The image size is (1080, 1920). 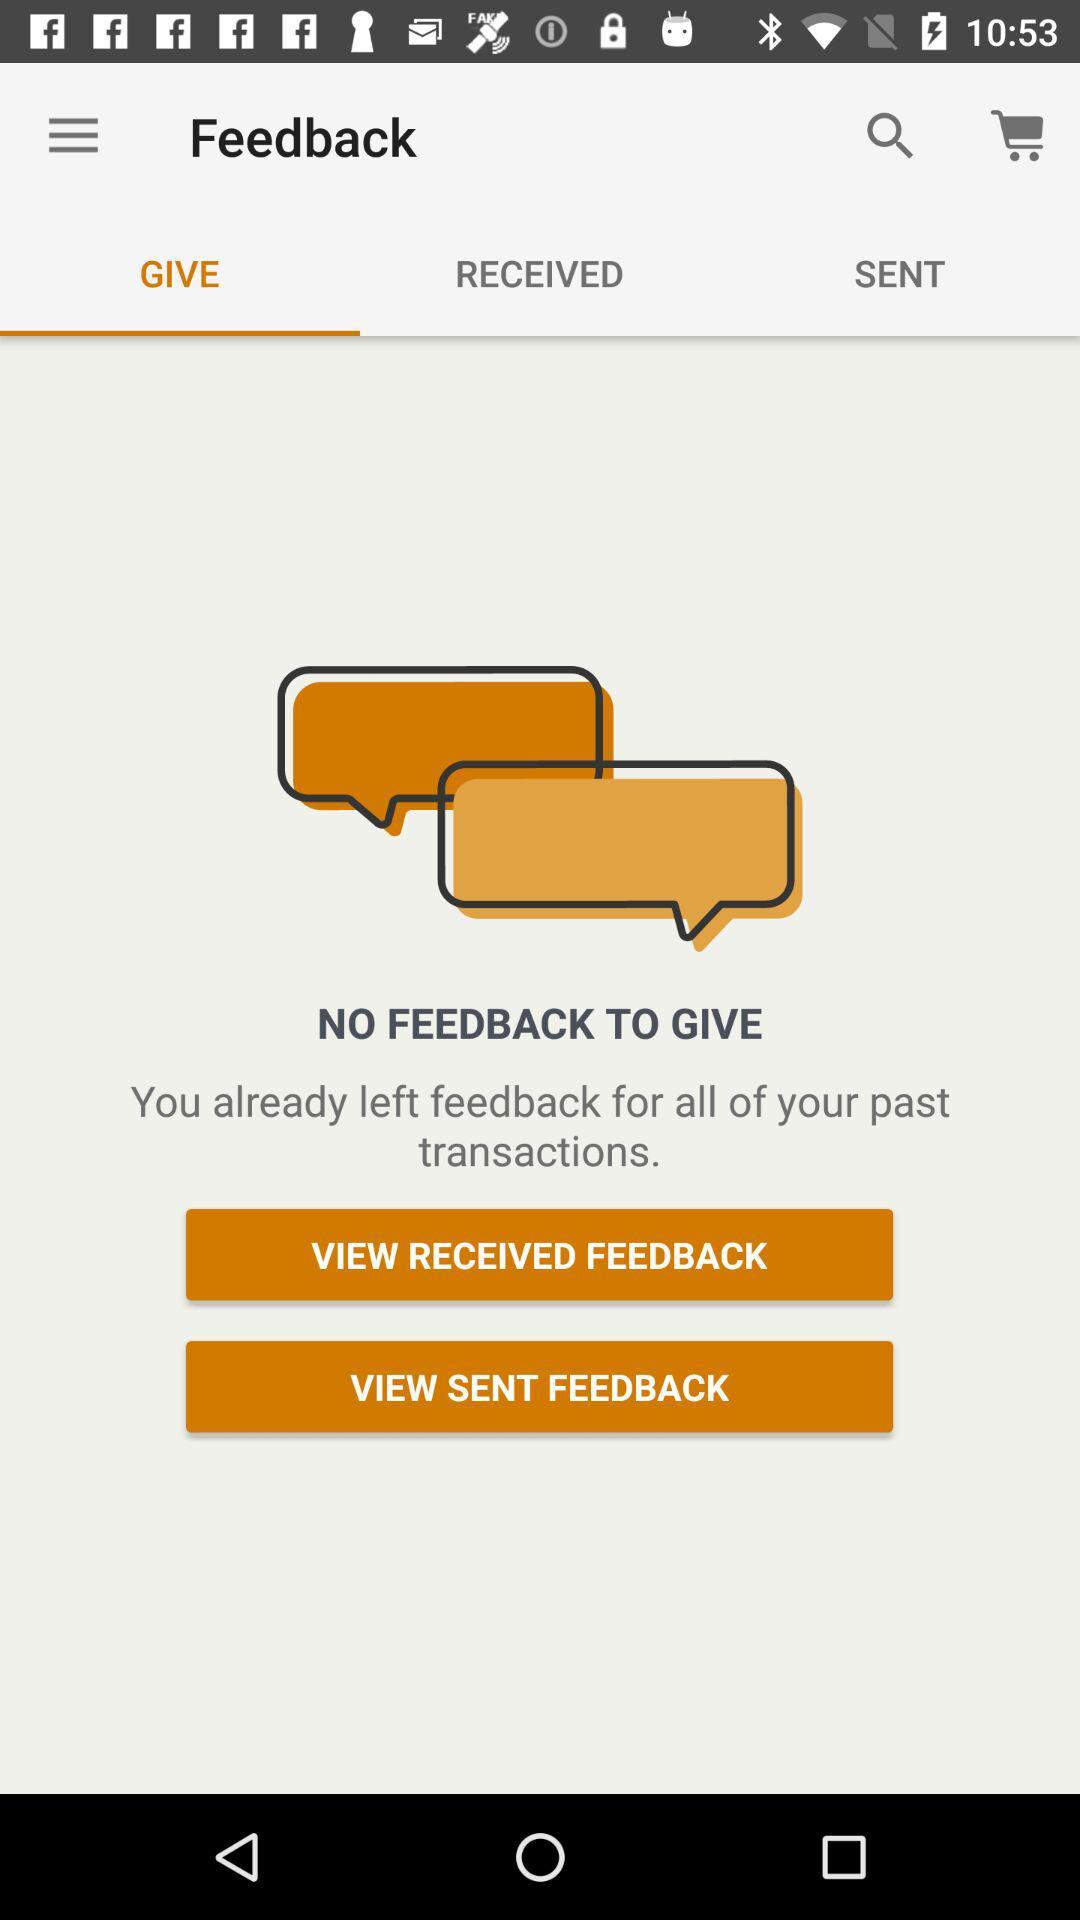 What do you see at coordinates (890, 135) in the screenshot?
I see `item above sent icon` at bounding box center [890, 135].